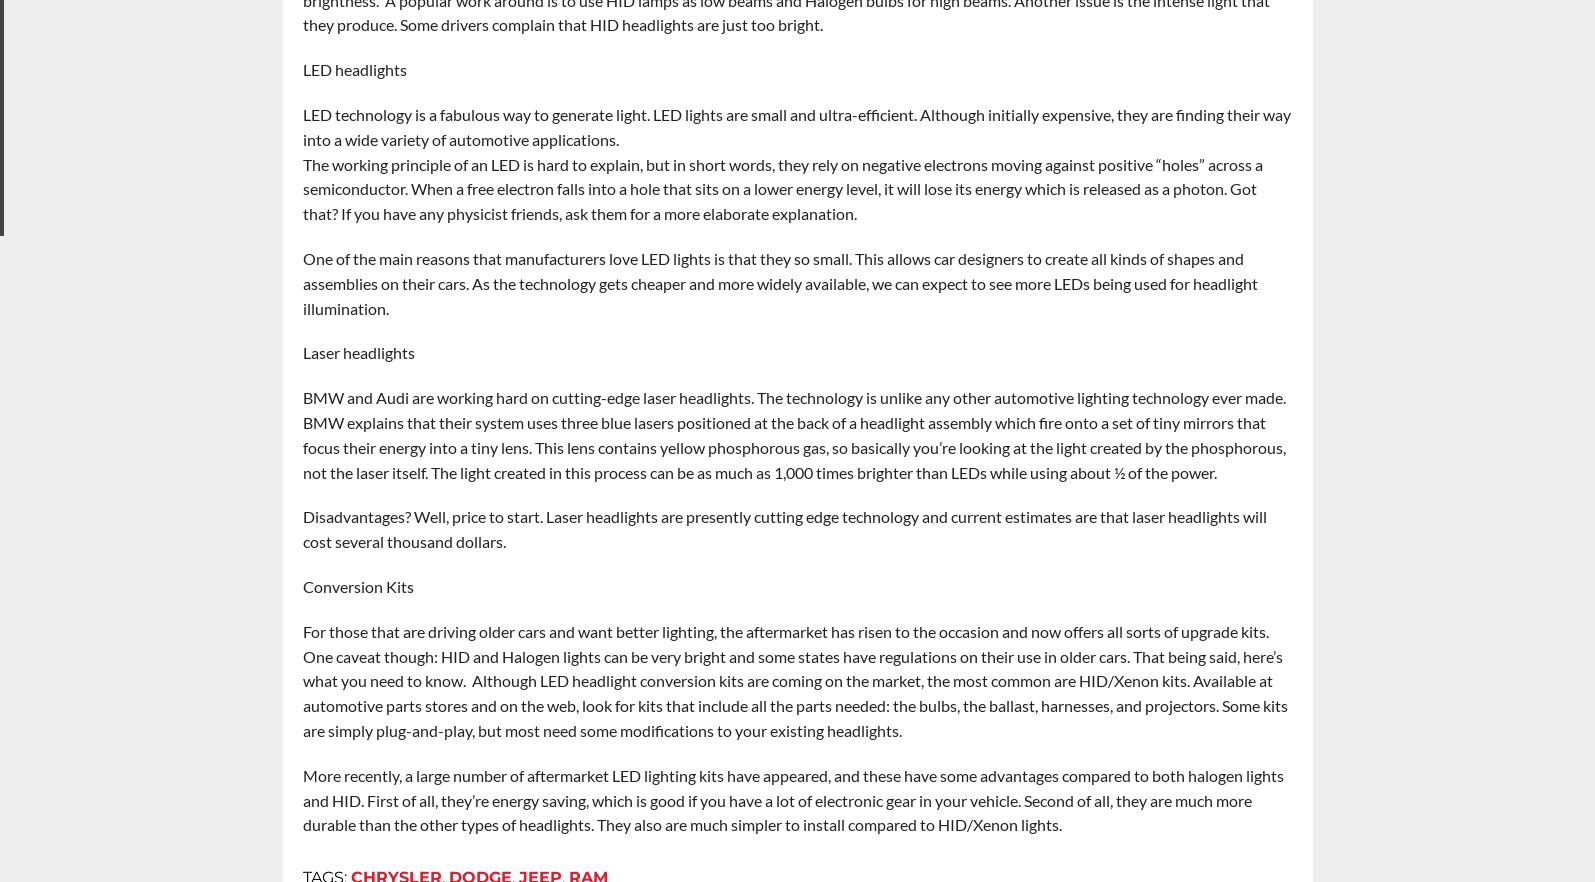  I want to click on 'One of the main reasons that manufacturers love LED lights is that they so small. This allows car designers to create all kinds of shapes and assemblies on their cars. As the technology gets cheaper and more widely available, we can expect to see more LEDs being used for headlight illumination.', so click(779, 283).